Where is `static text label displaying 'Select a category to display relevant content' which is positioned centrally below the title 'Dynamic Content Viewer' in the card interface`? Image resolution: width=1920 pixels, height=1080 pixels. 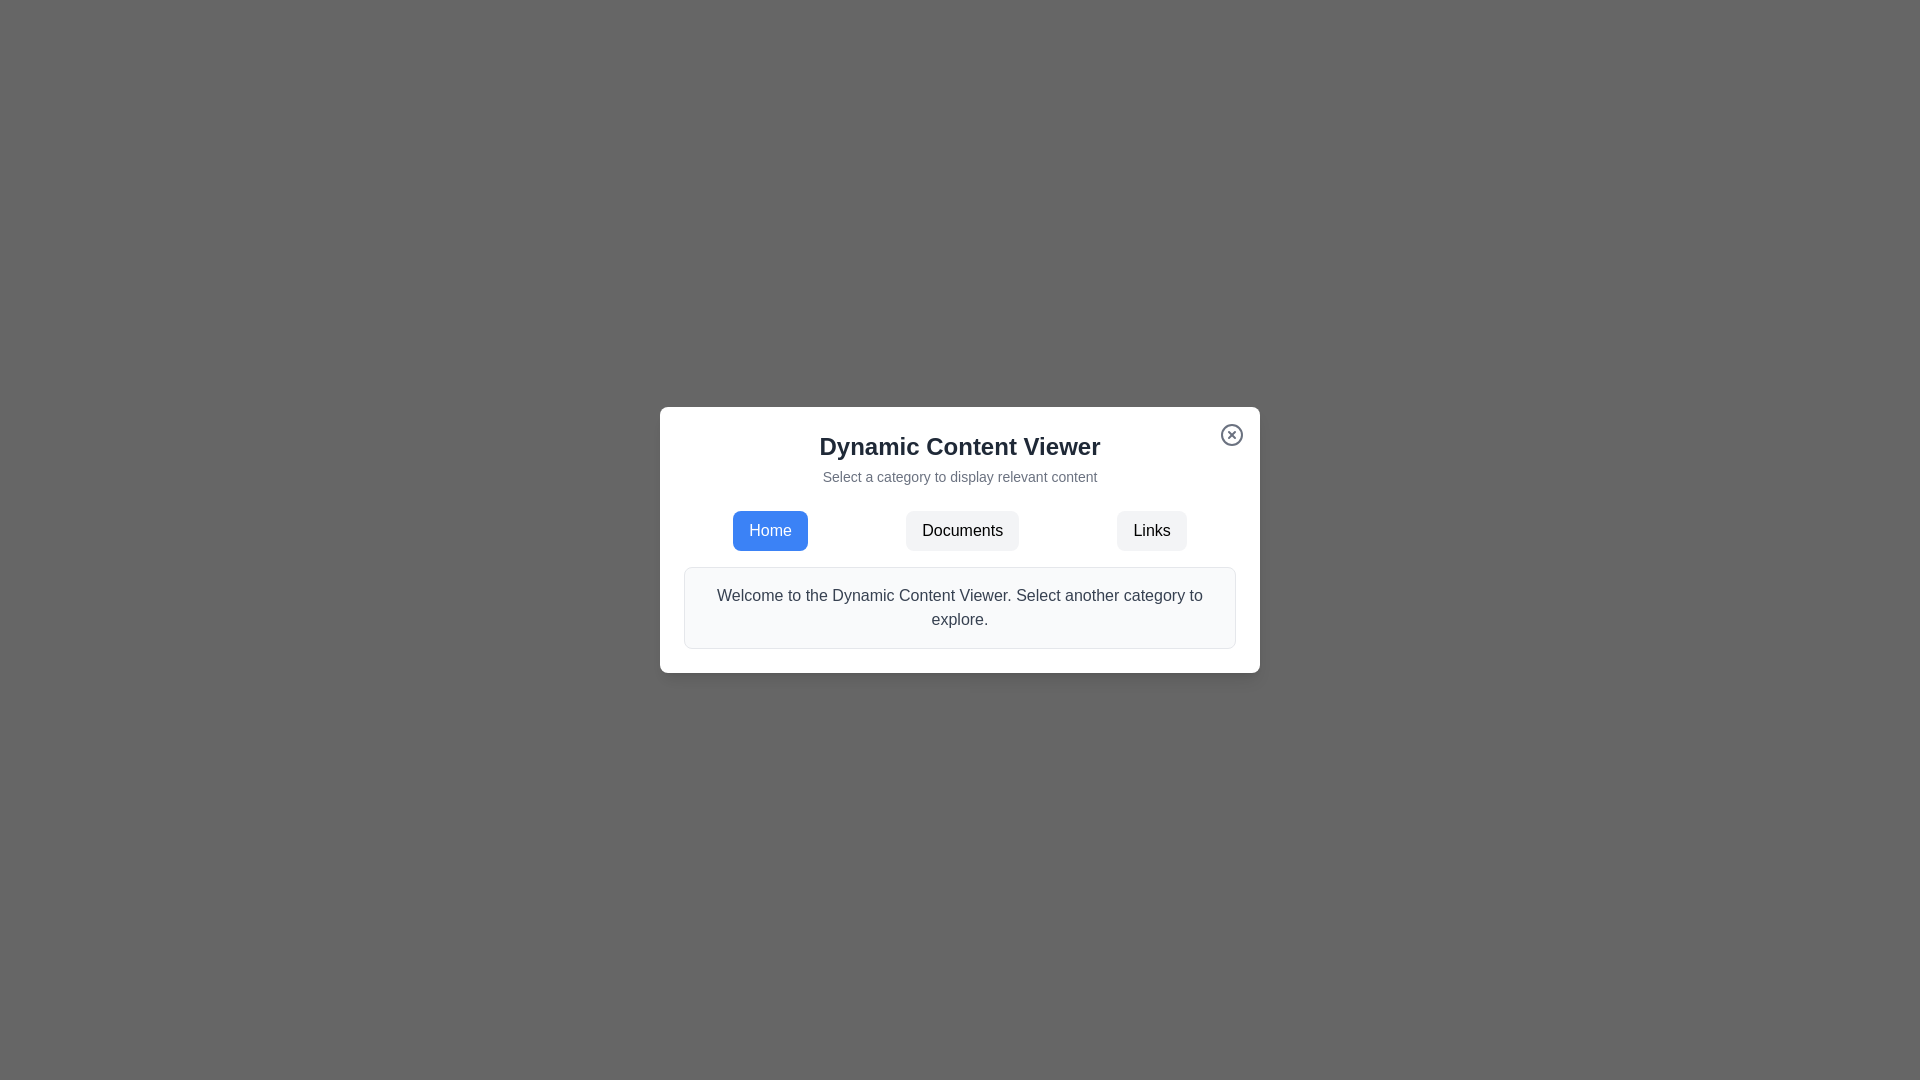 static text label displaying 'Select a category to display relevant content' which is positioned centrally below the title 'Dynamic Content Viewer' in the card interface is located at coordinates (960, 477).